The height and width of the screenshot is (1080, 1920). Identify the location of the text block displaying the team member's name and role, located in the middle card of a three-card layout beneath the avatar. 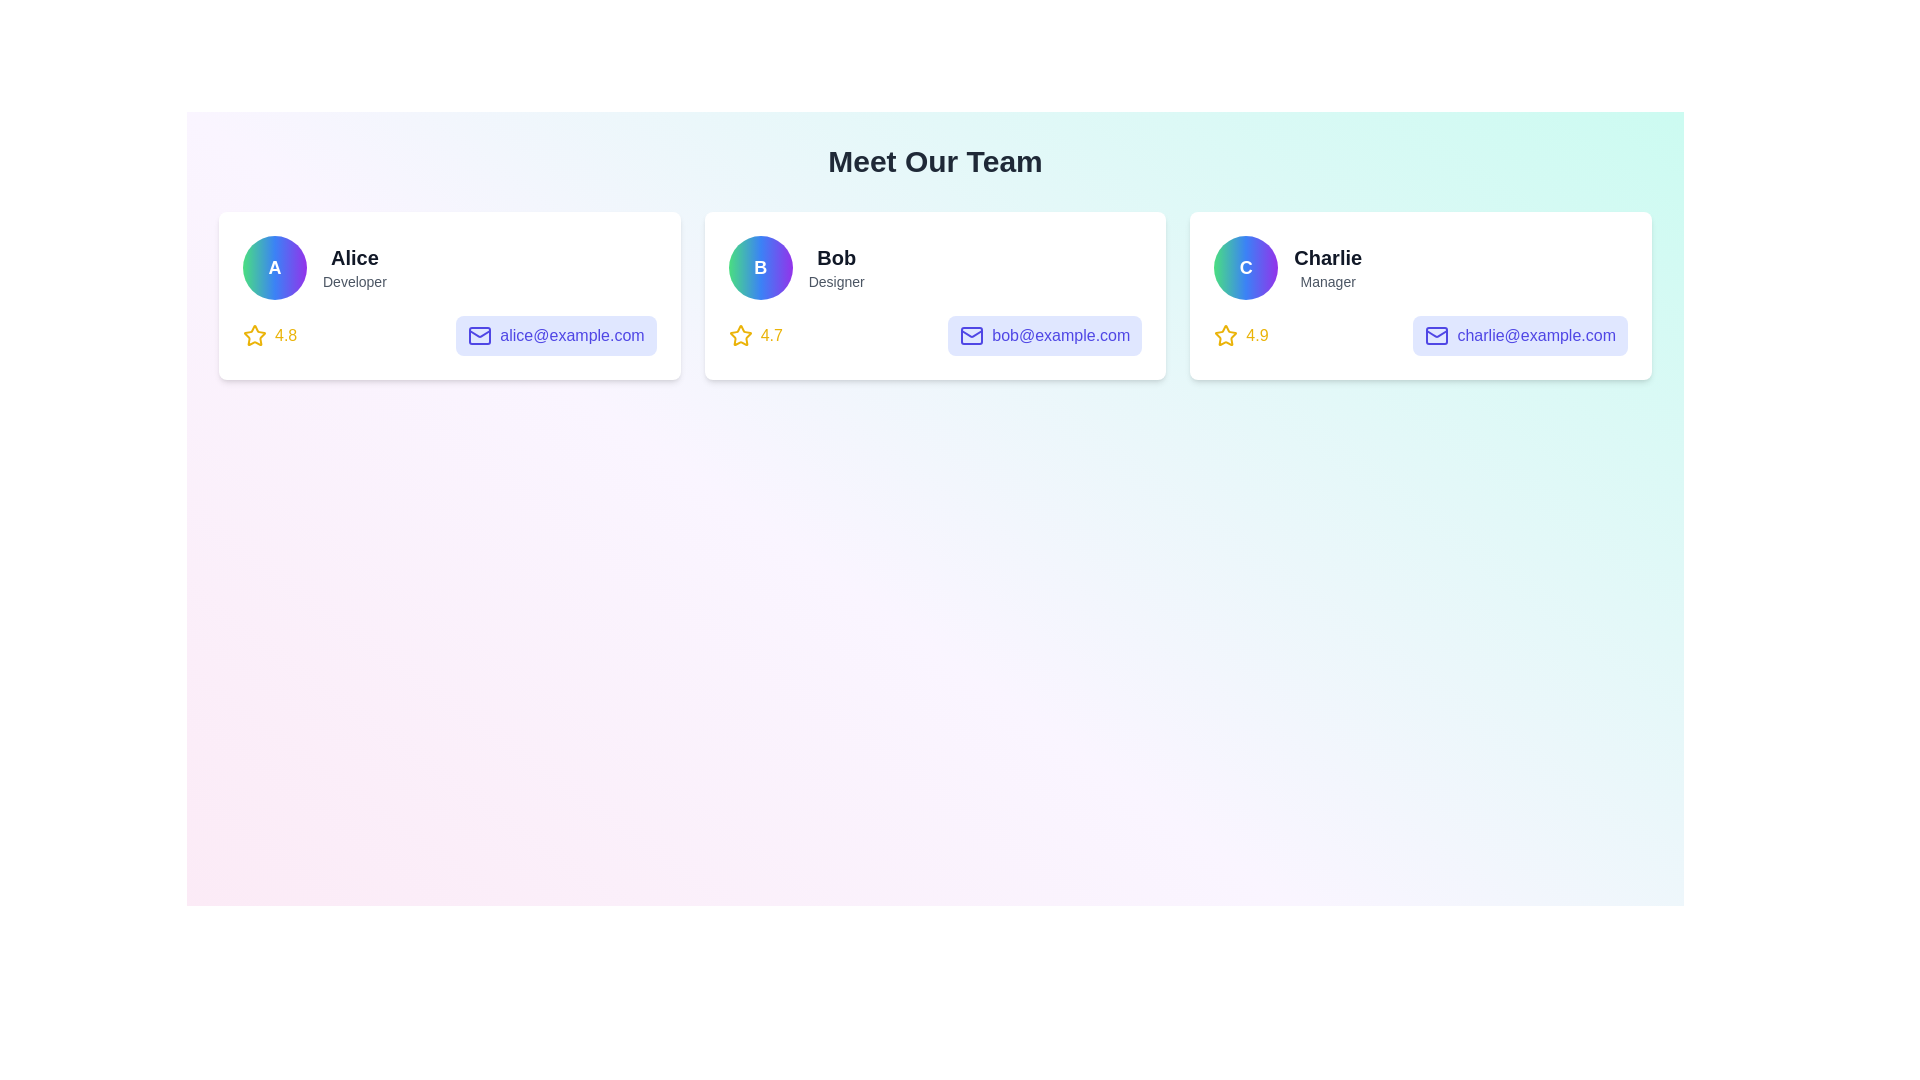
(836, 266).